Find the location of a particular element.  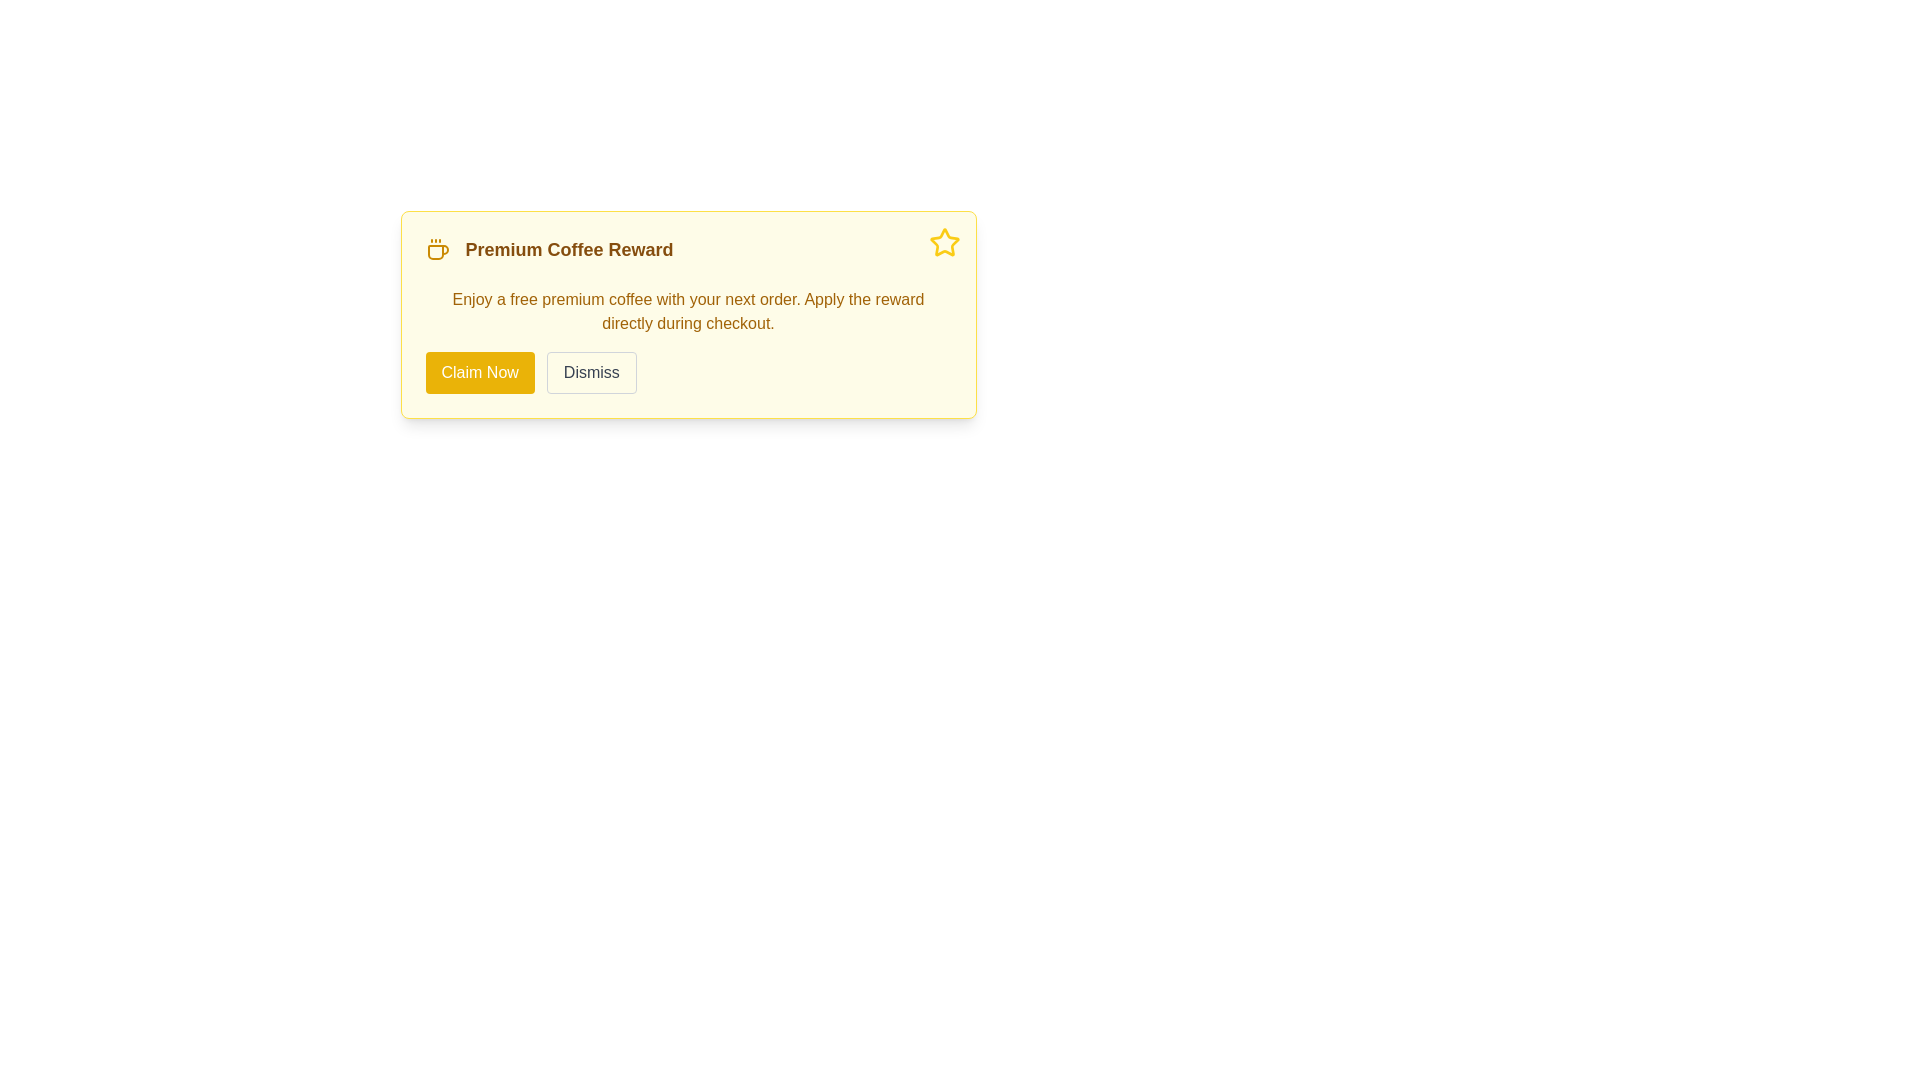

the 'Dismiss' button in the Button Group located at the bottom of the 'Premium Coffee Reward' section for interaction preview is located at coordinates (688, 373).